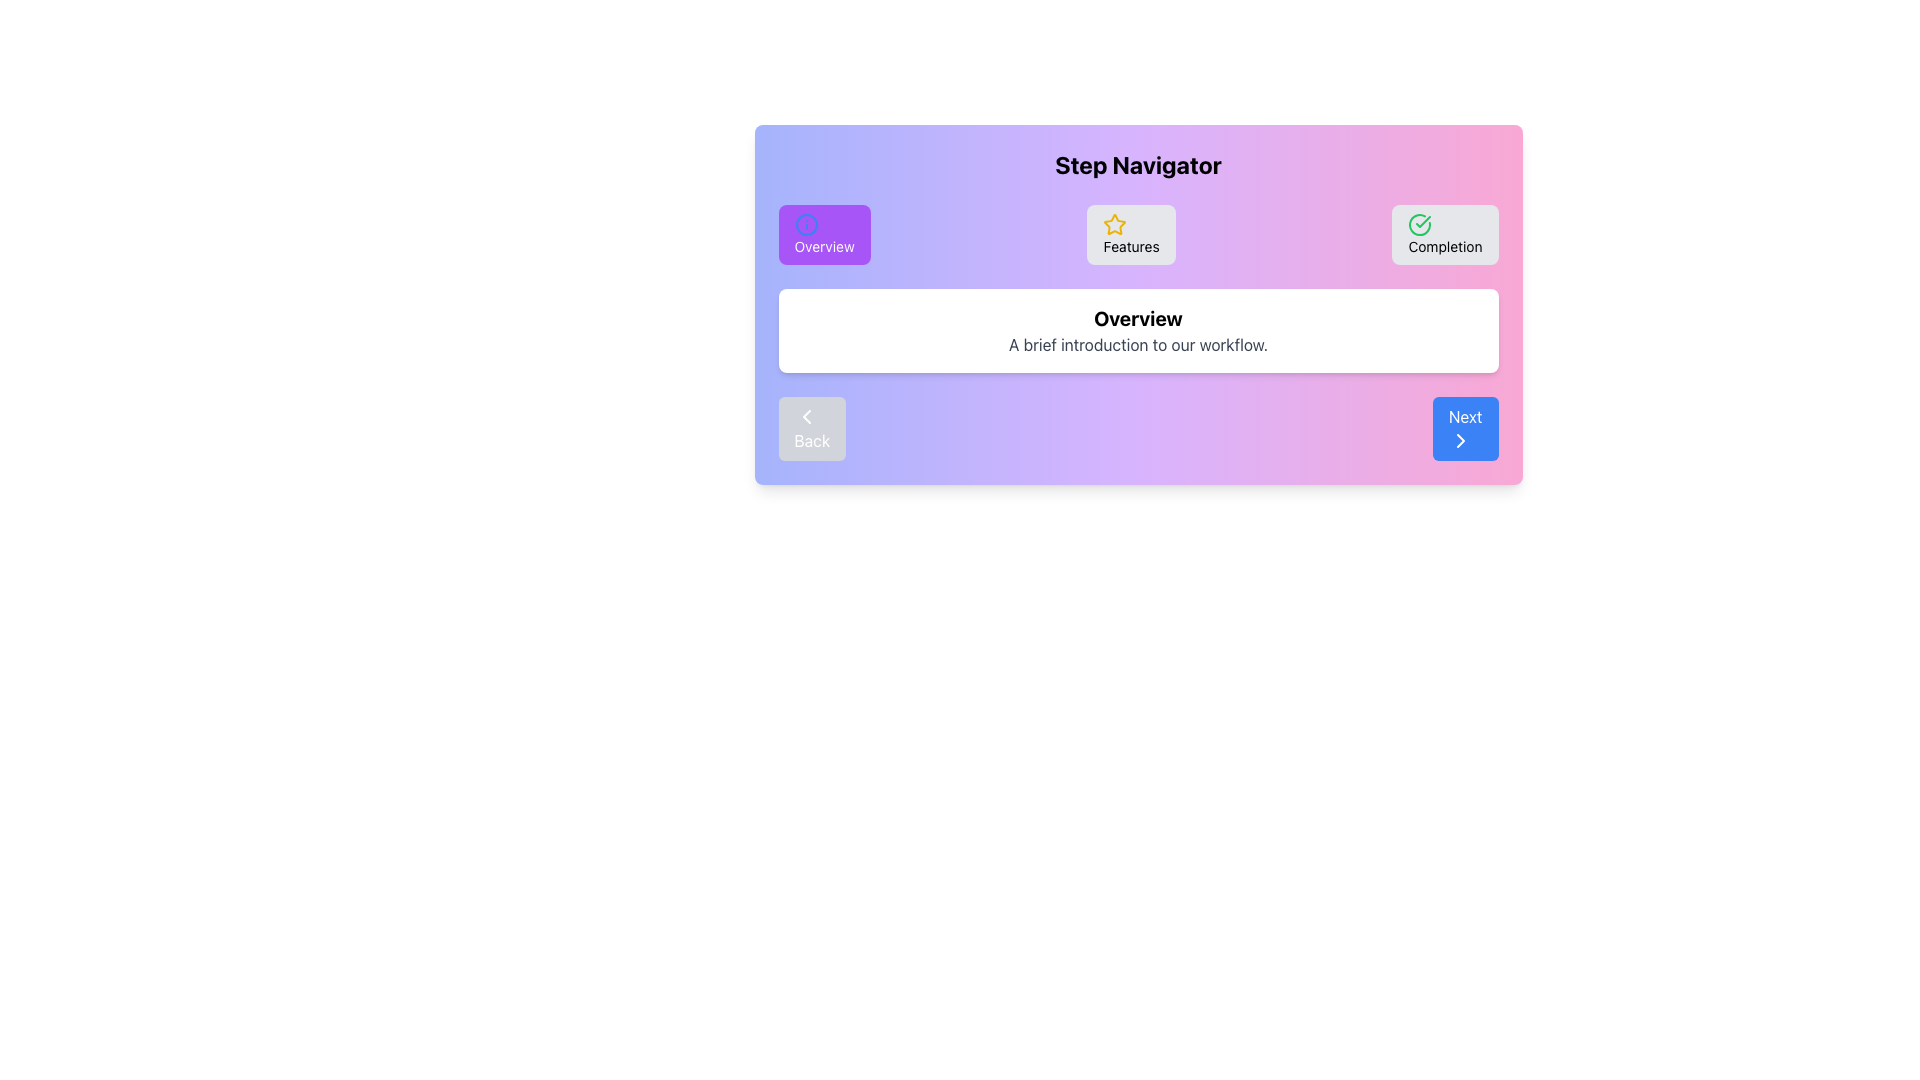  What do you see at coordinates (1138, 234) in the screenshot?
I see `to select the 'Features' subsection in the Step navigation panel, which is styled with a gray background and a yellow star icon` at bounding box center [1138, 234].